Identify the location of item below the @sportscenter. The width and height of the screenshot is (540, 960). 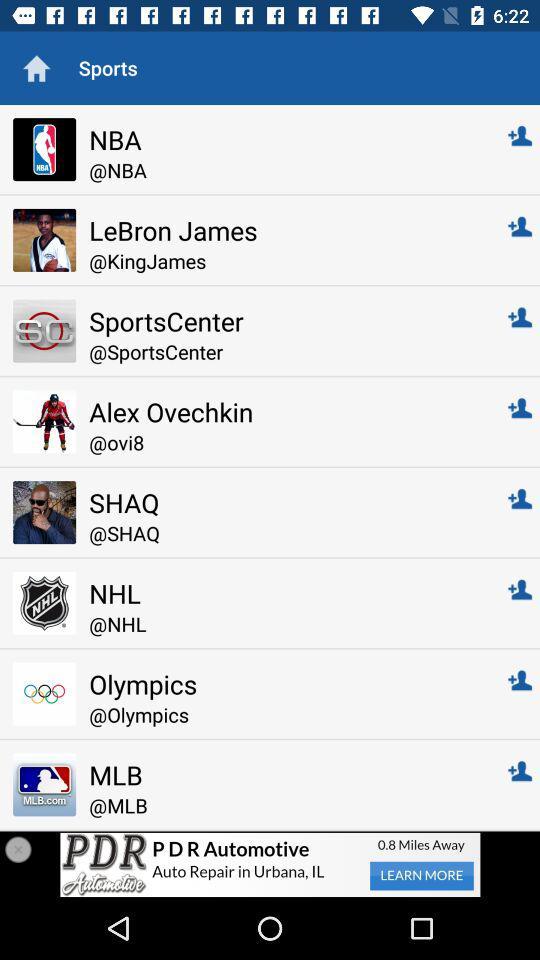
(284, 410).